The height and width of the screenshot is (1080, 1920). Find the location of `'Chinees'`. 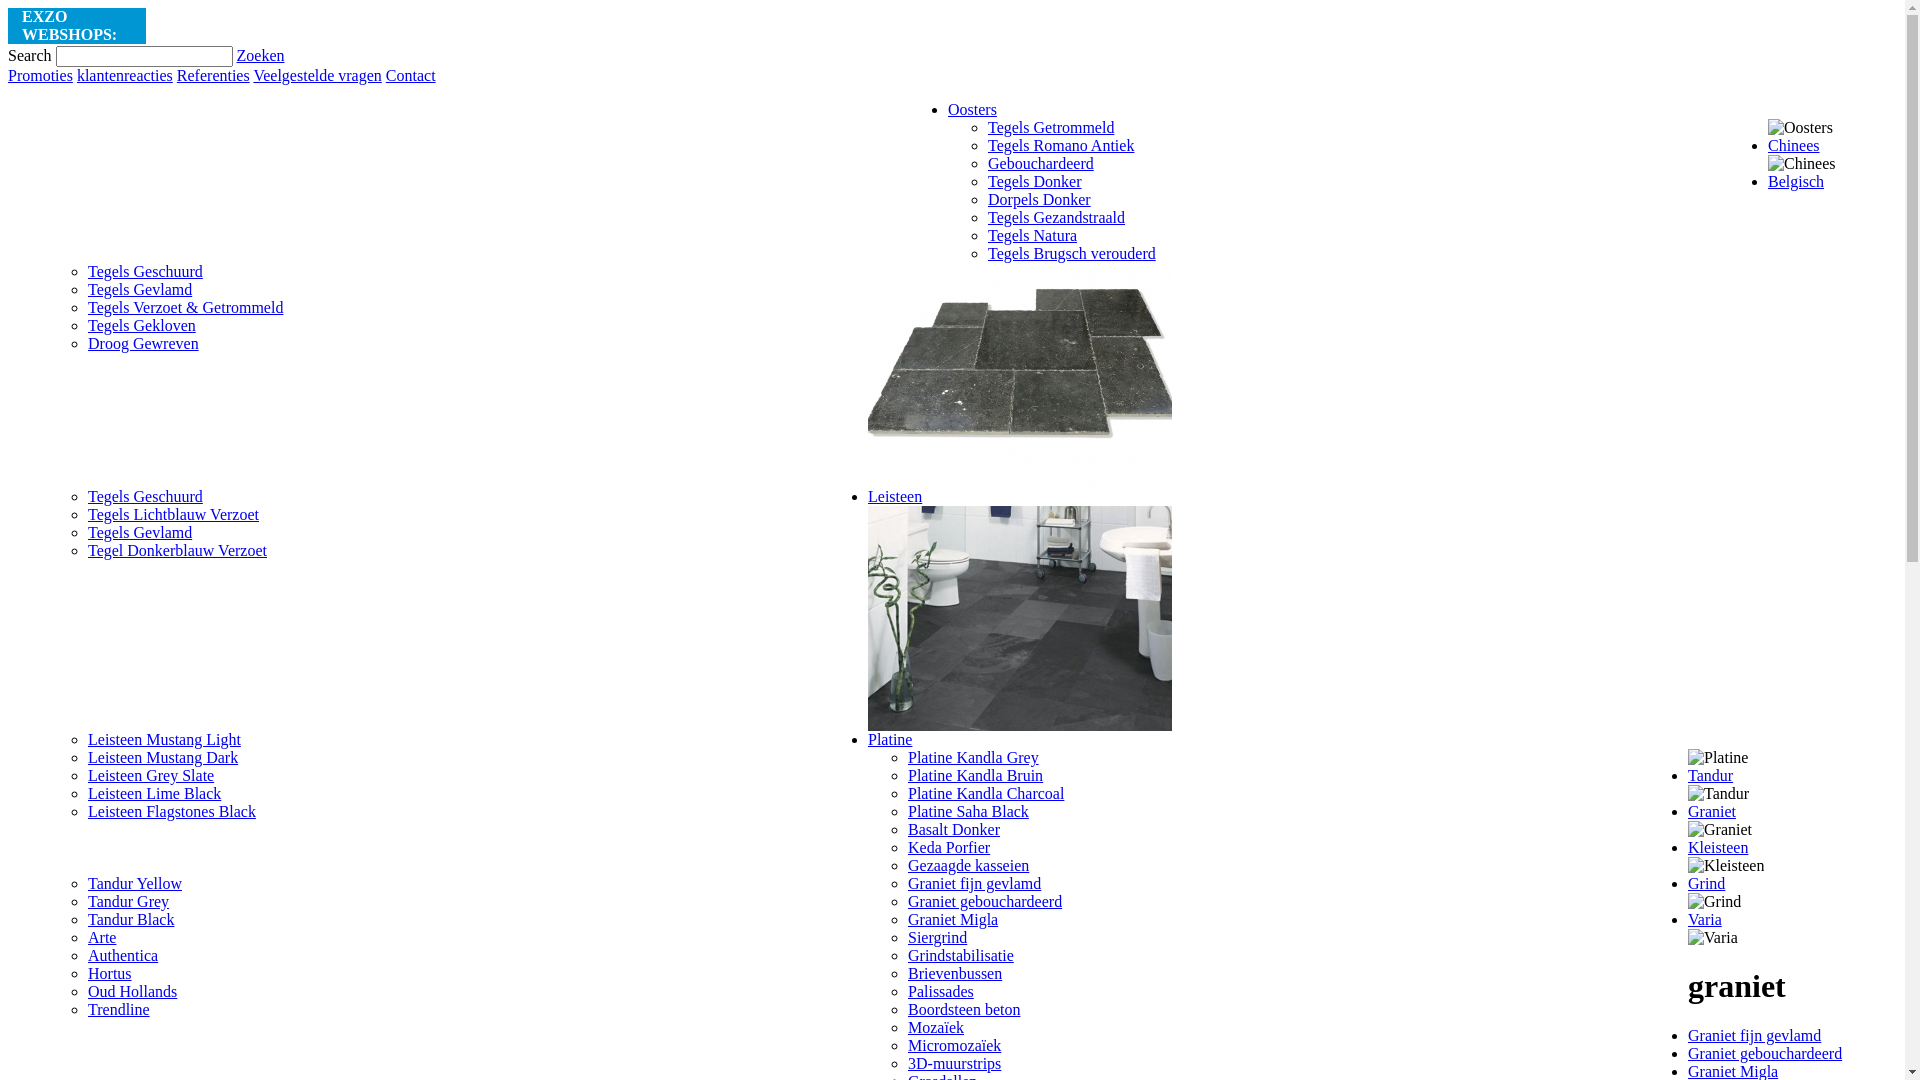

'Chinees' is located at coordinates (1794, 144).